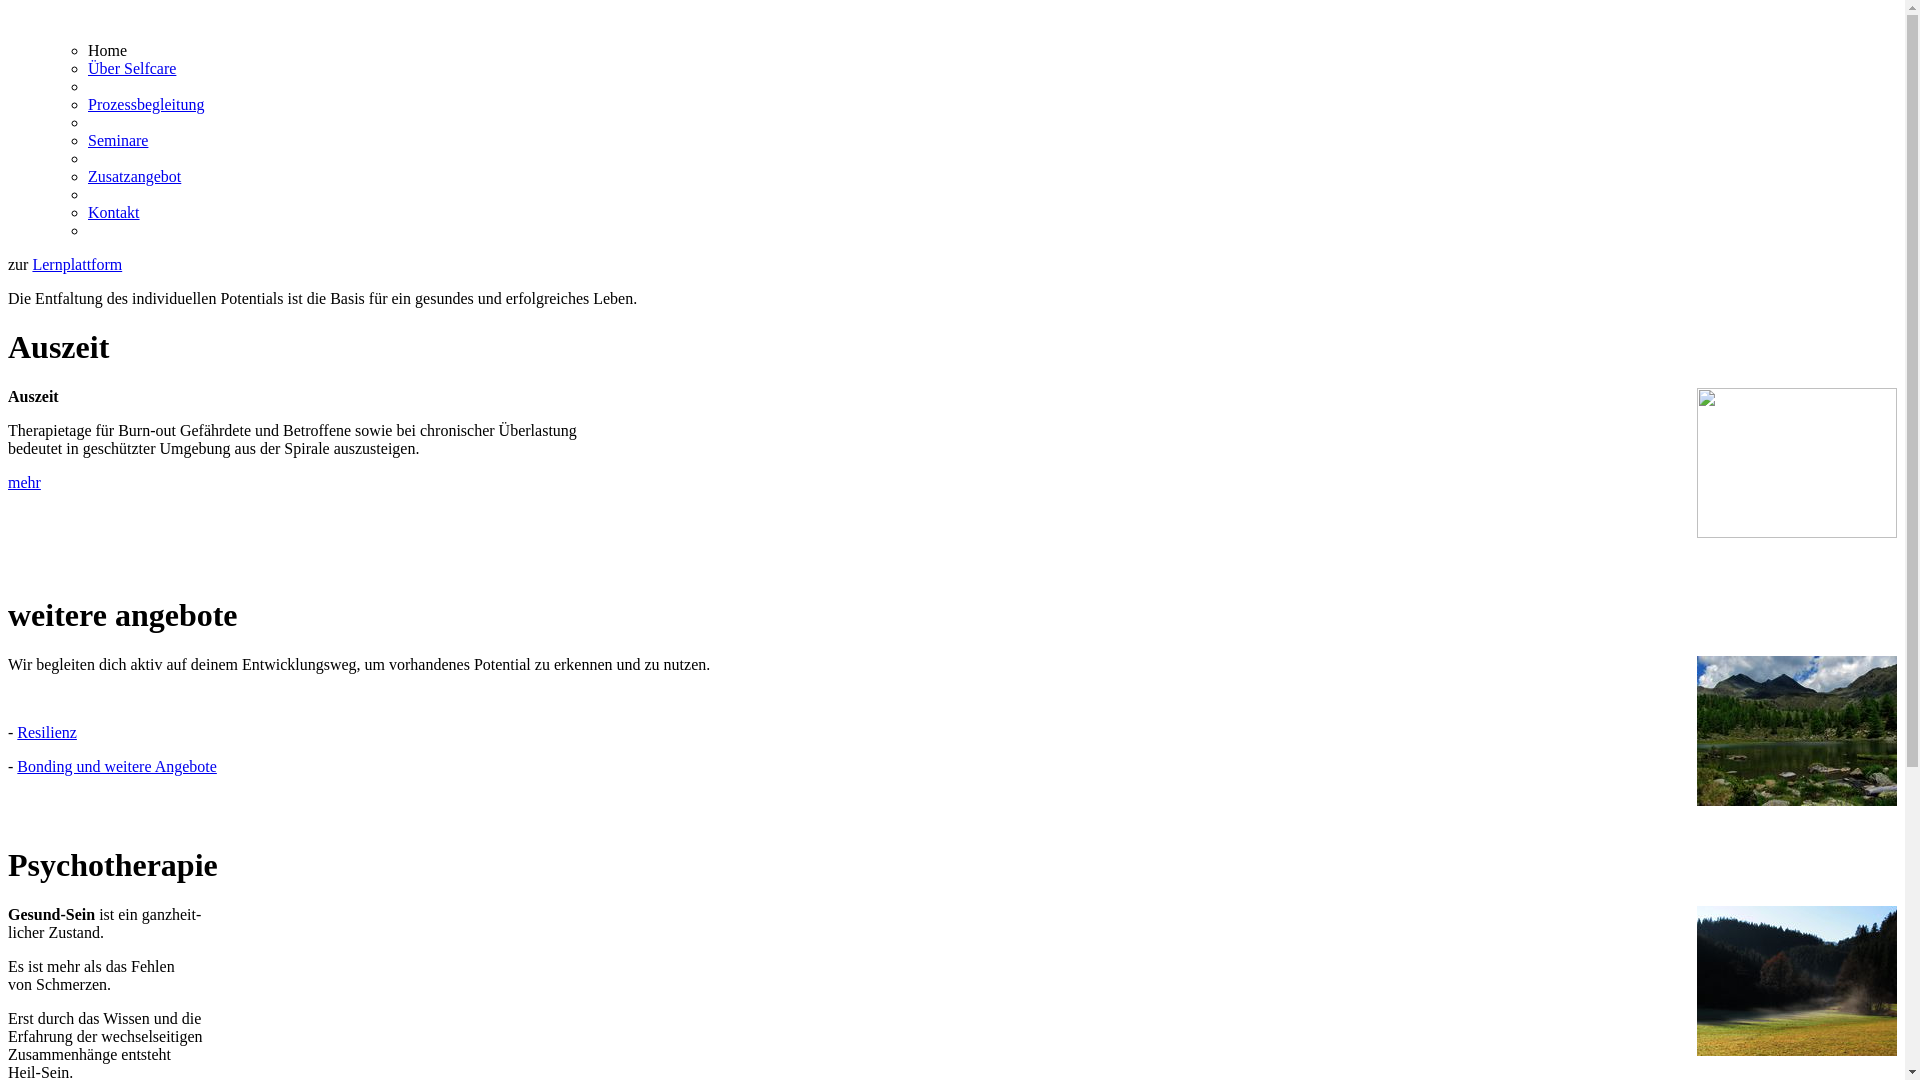 This screenshot has height=1080, width=1920. Describe the element at coordinates (47, 732) in the screenshot. I see `'Resilienz'` at that location.